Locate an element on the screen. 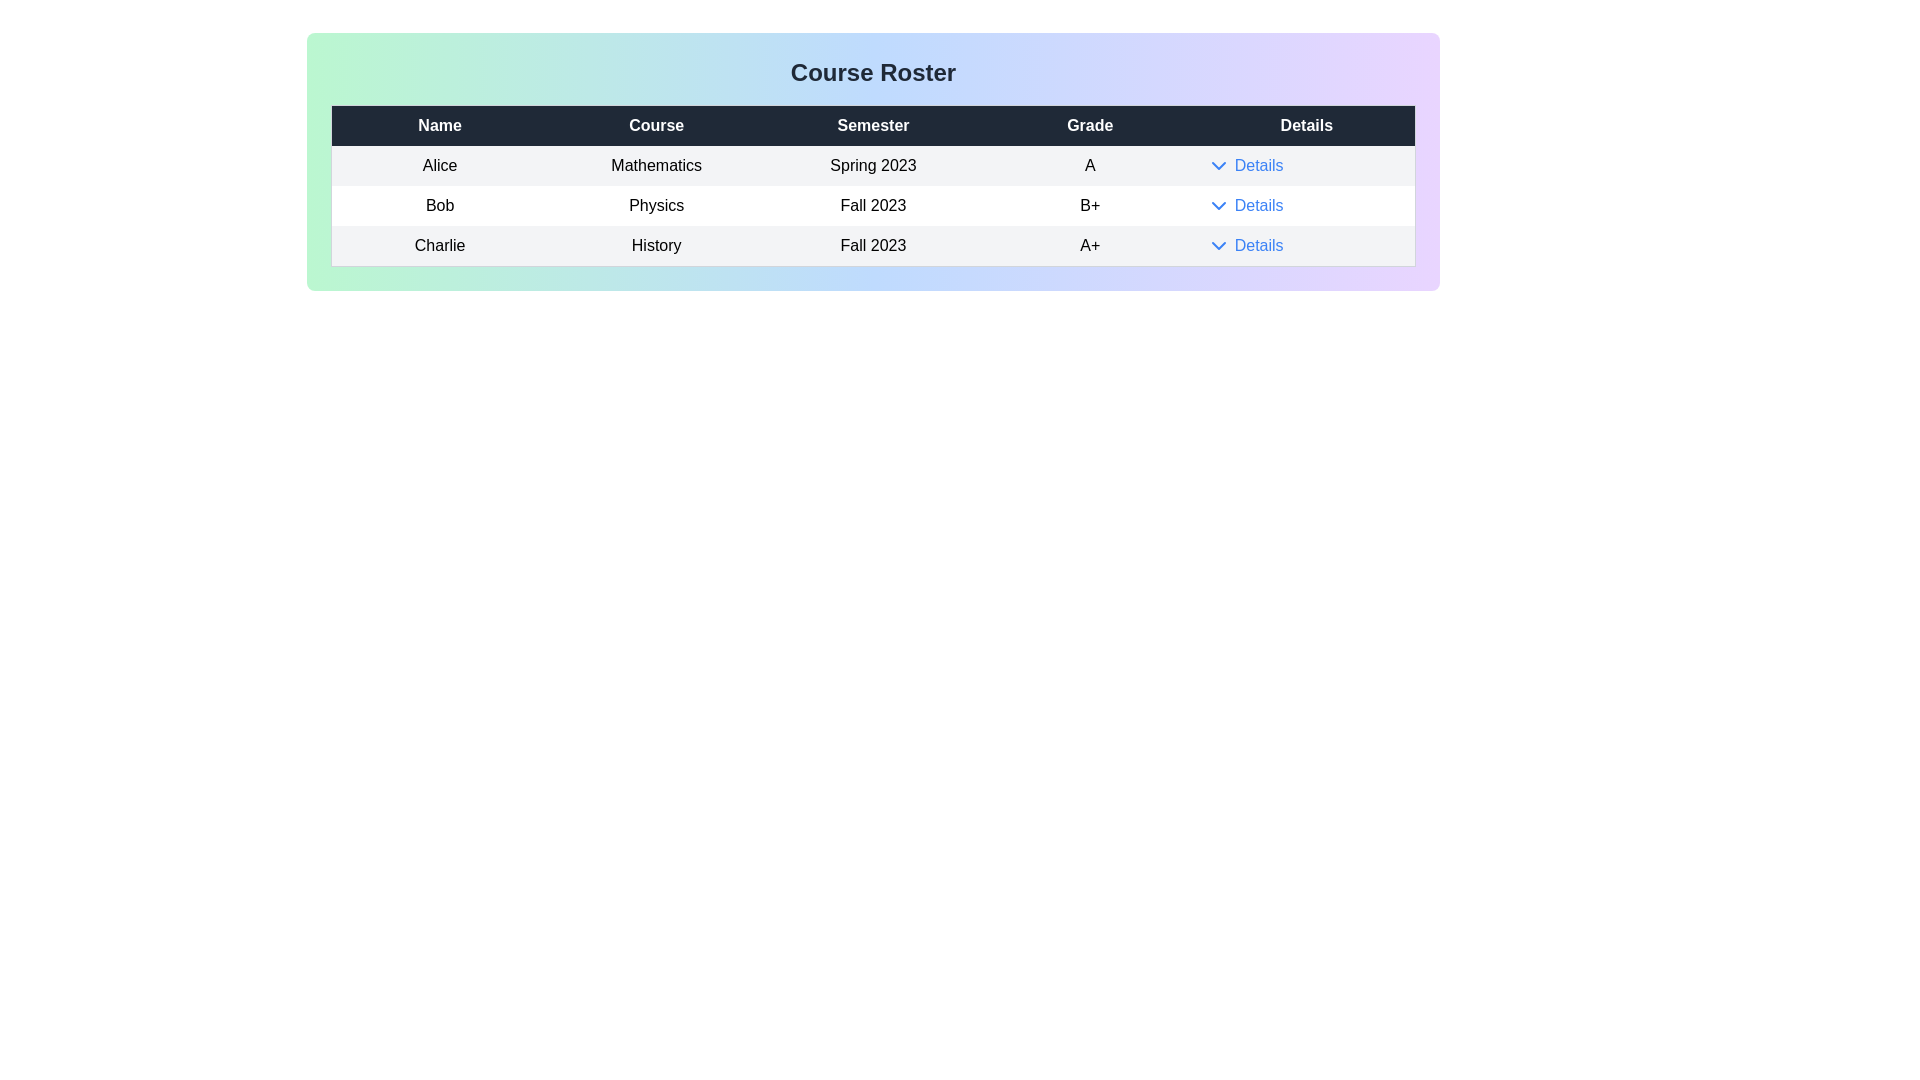  the LinkButton in the first row of the table under the 'Details' column, which reveals more information about 'Alice' and 'Mathematics' is located at coordinates (1244, 164).